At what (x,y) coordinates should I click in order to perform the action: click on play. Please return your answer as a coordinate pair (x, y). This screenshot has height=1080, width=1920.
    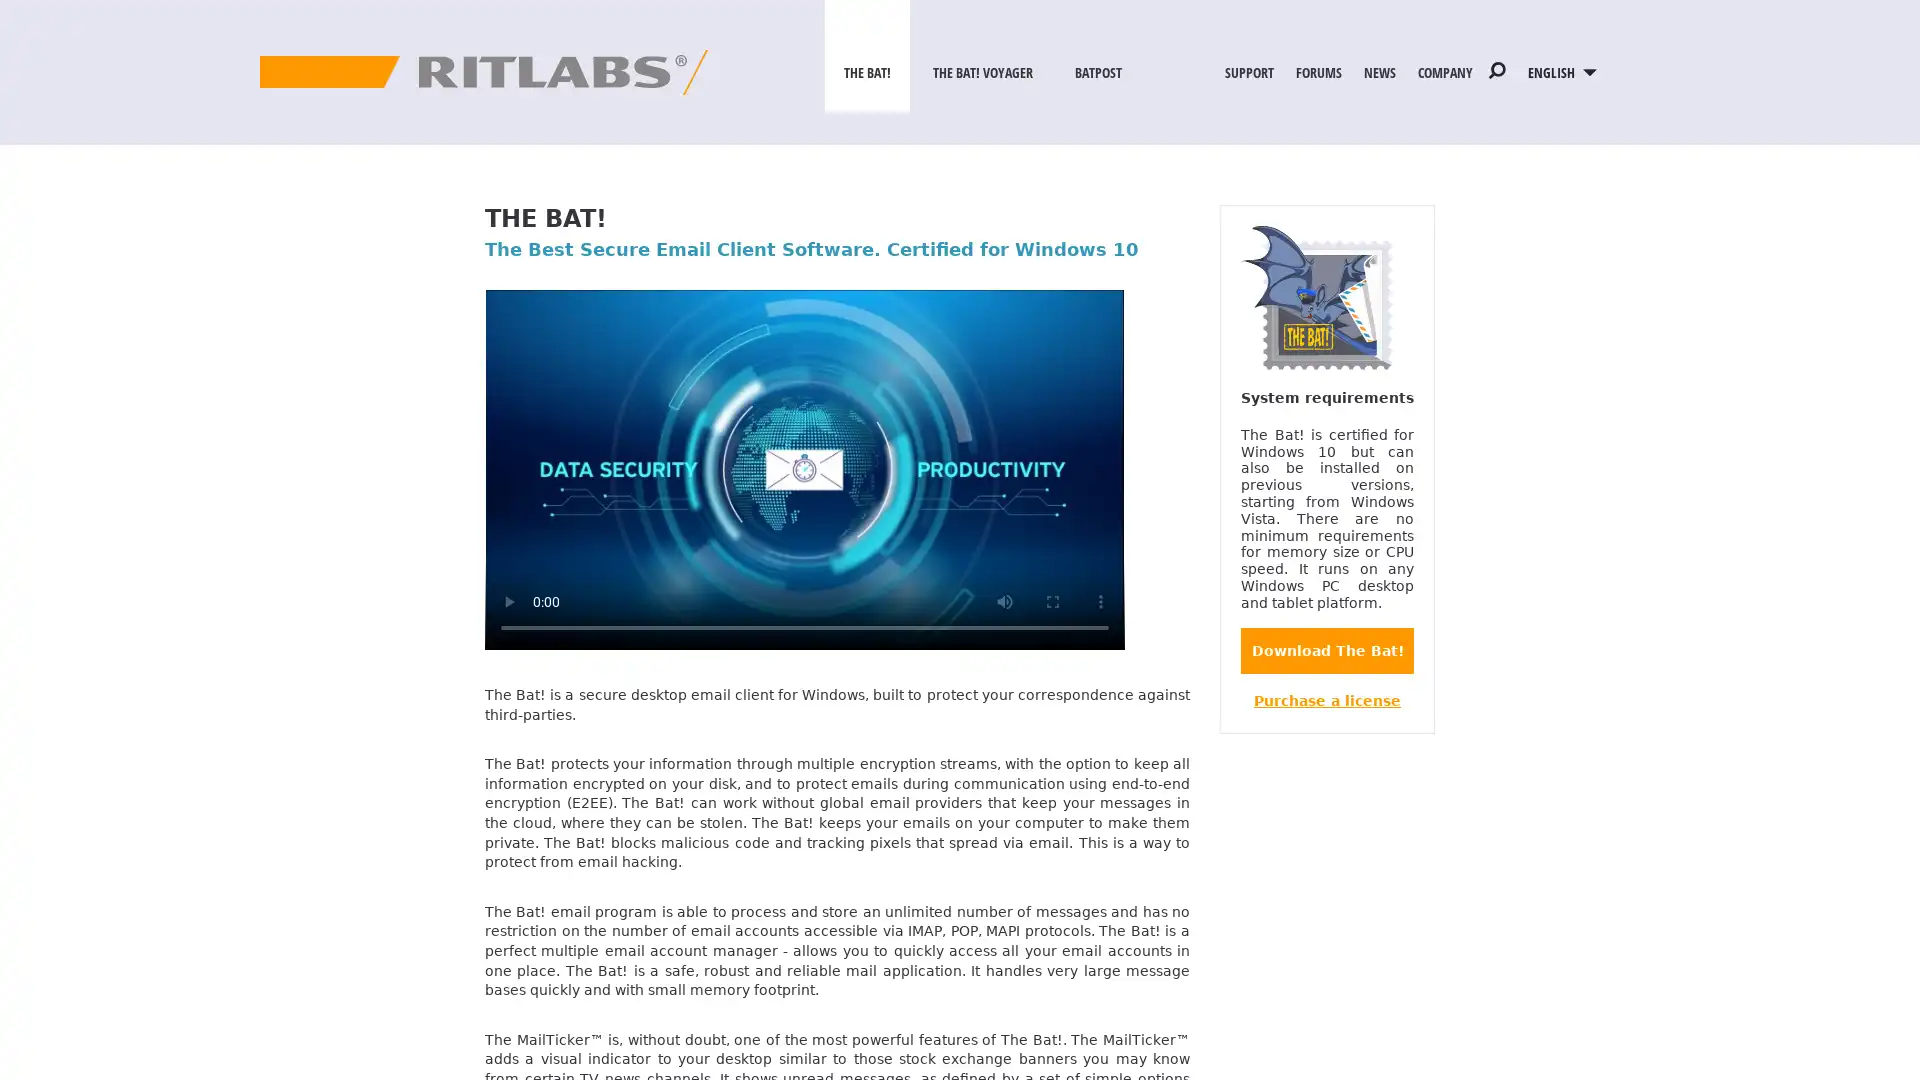
    Looking at the image, I should click on (508, 600).